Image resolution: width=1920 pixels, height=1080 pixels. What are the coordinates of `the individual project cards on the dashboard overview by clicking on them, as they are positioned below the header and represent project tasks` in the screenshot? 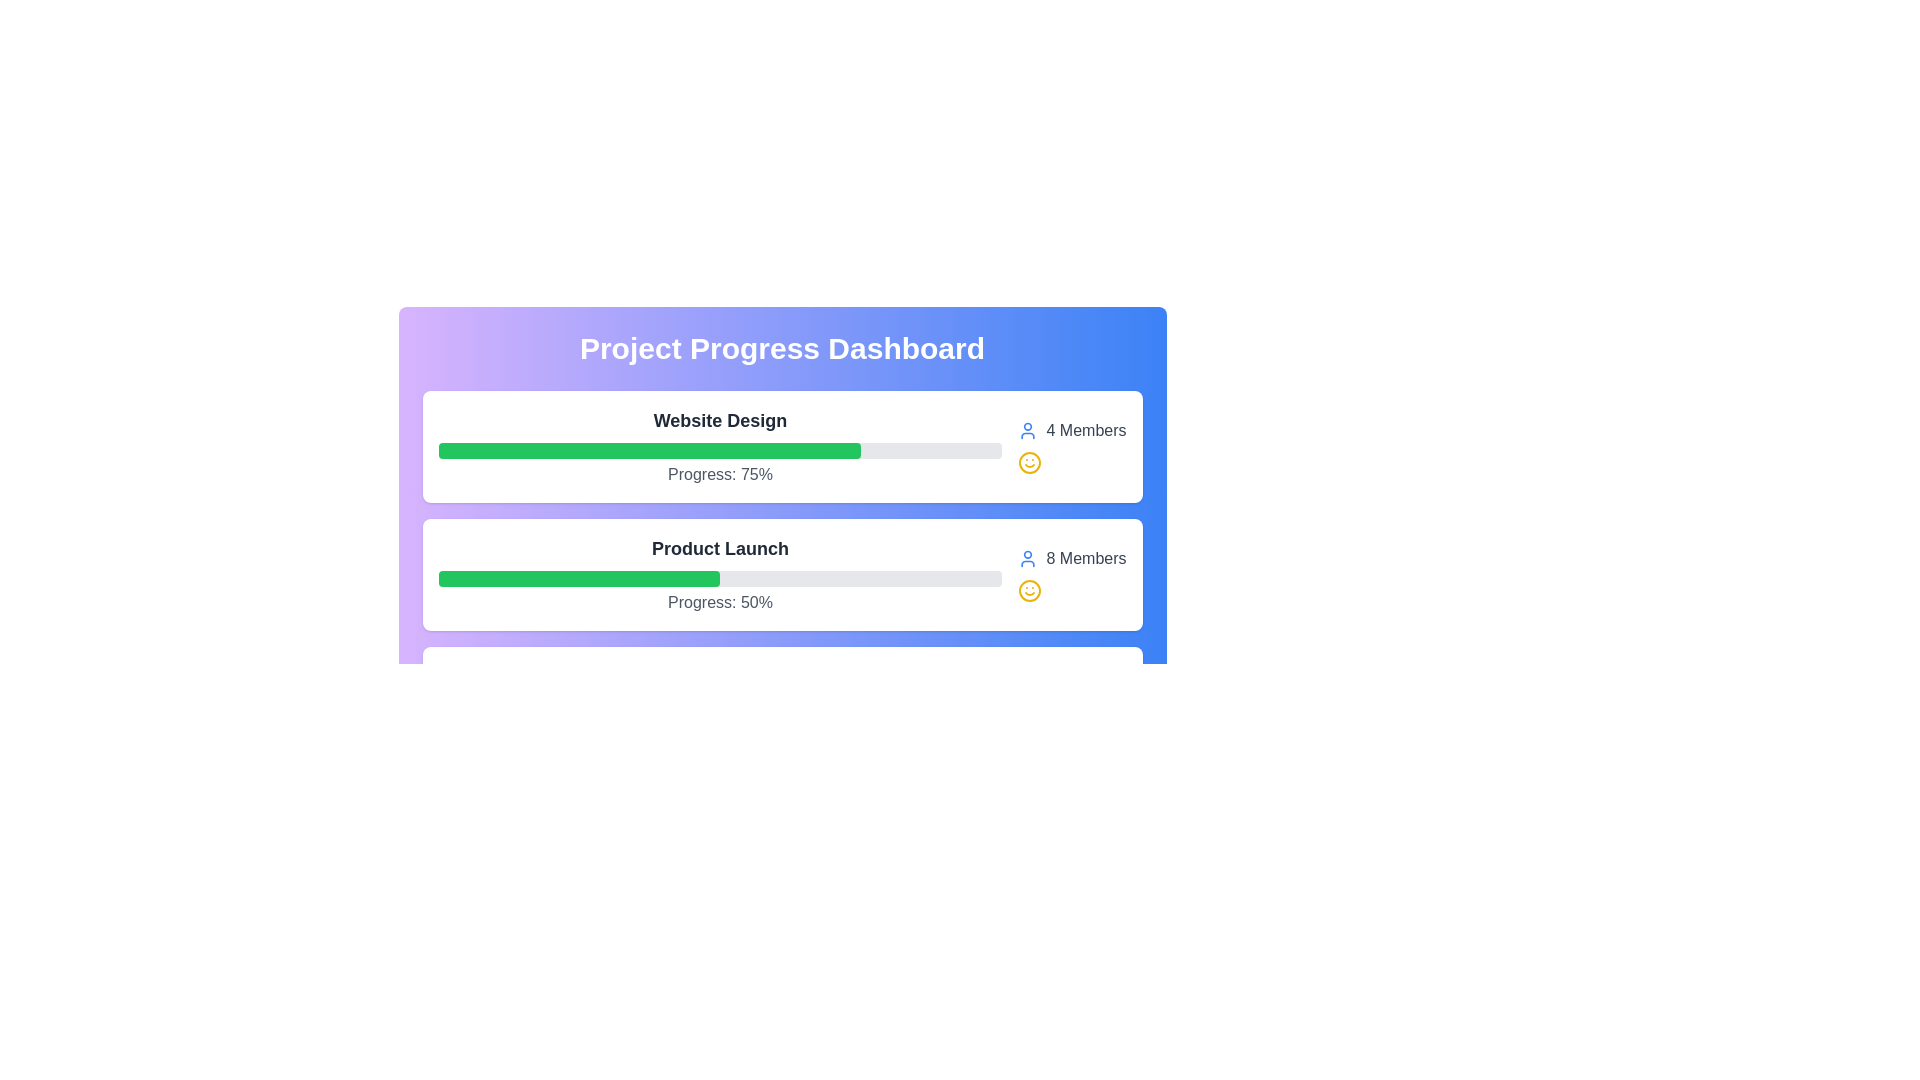 It's located at (781, 544).